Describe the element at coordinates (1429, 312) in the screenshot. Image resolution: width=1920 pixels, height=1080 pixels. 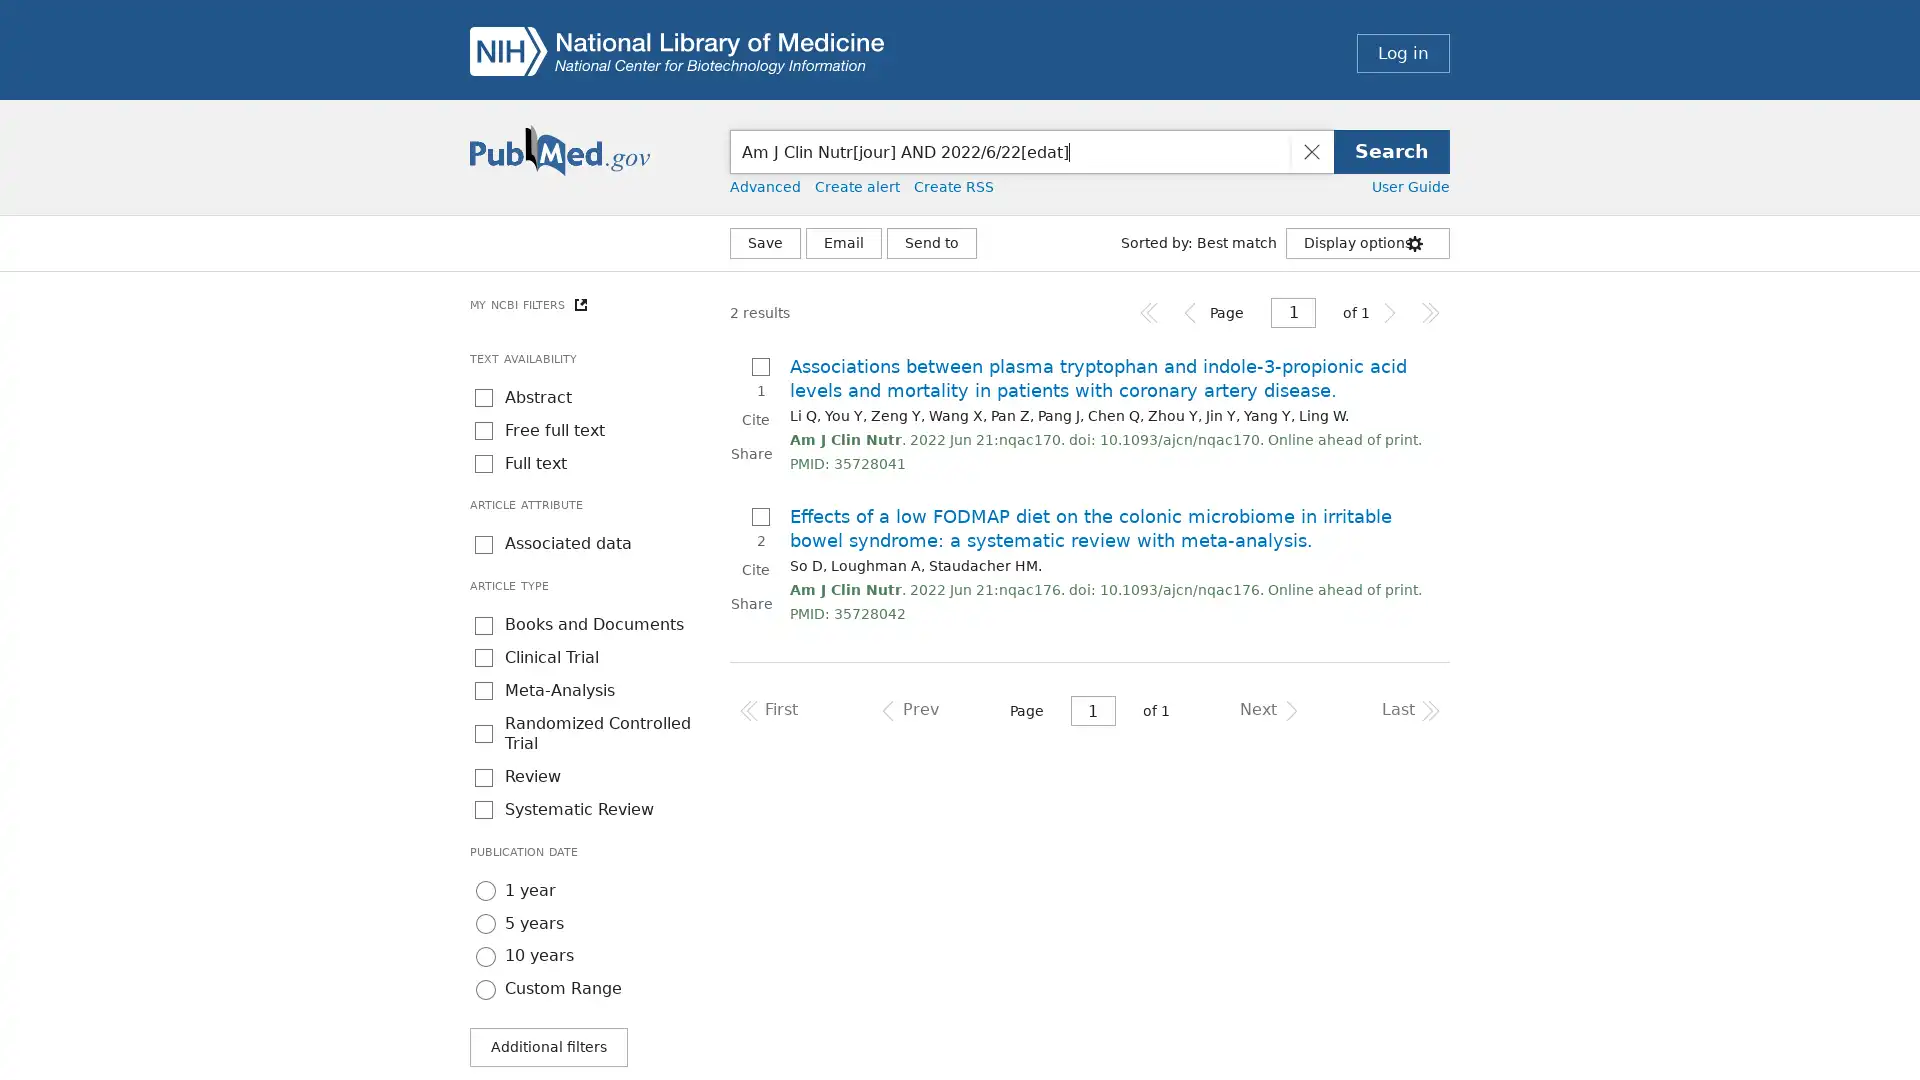
I see `Navigates to the last page of results.` at that location.